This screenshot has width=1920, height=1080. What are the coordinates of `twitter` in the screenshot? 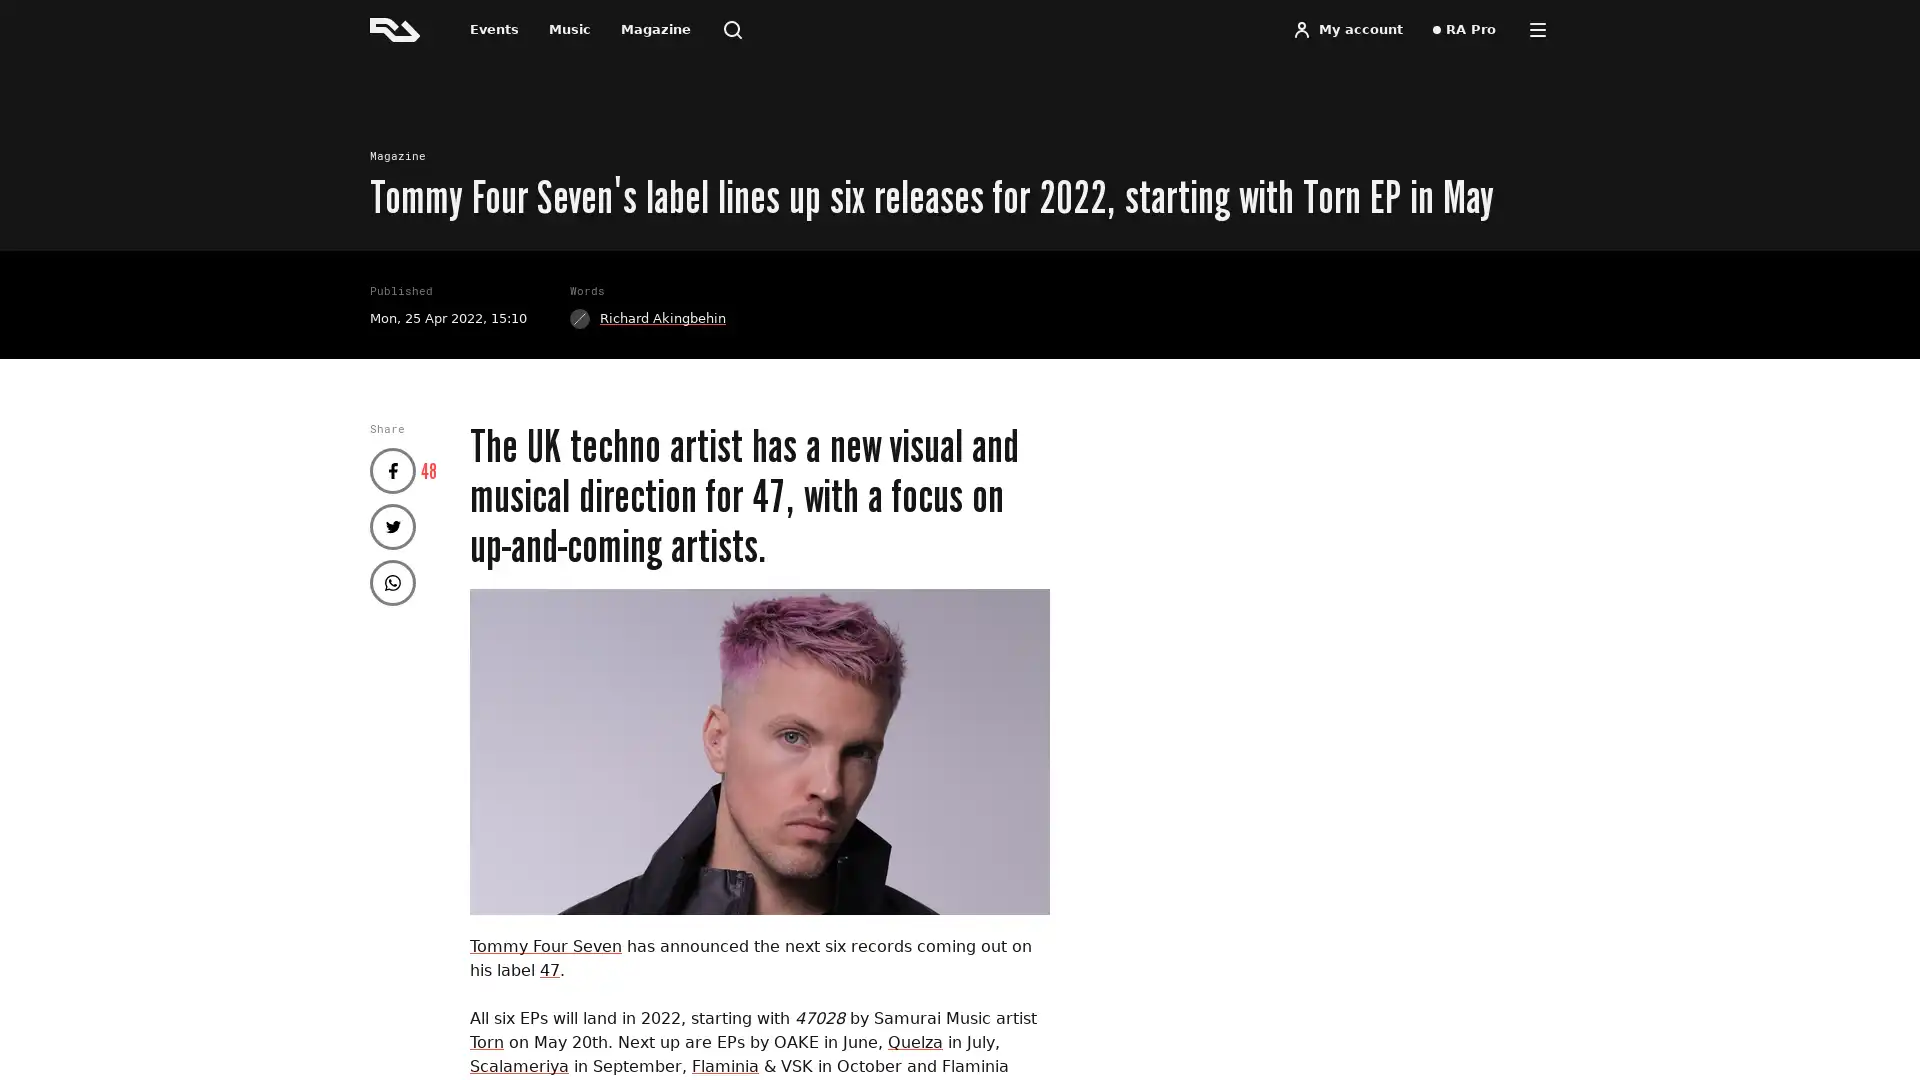 It's located at (393, 524).